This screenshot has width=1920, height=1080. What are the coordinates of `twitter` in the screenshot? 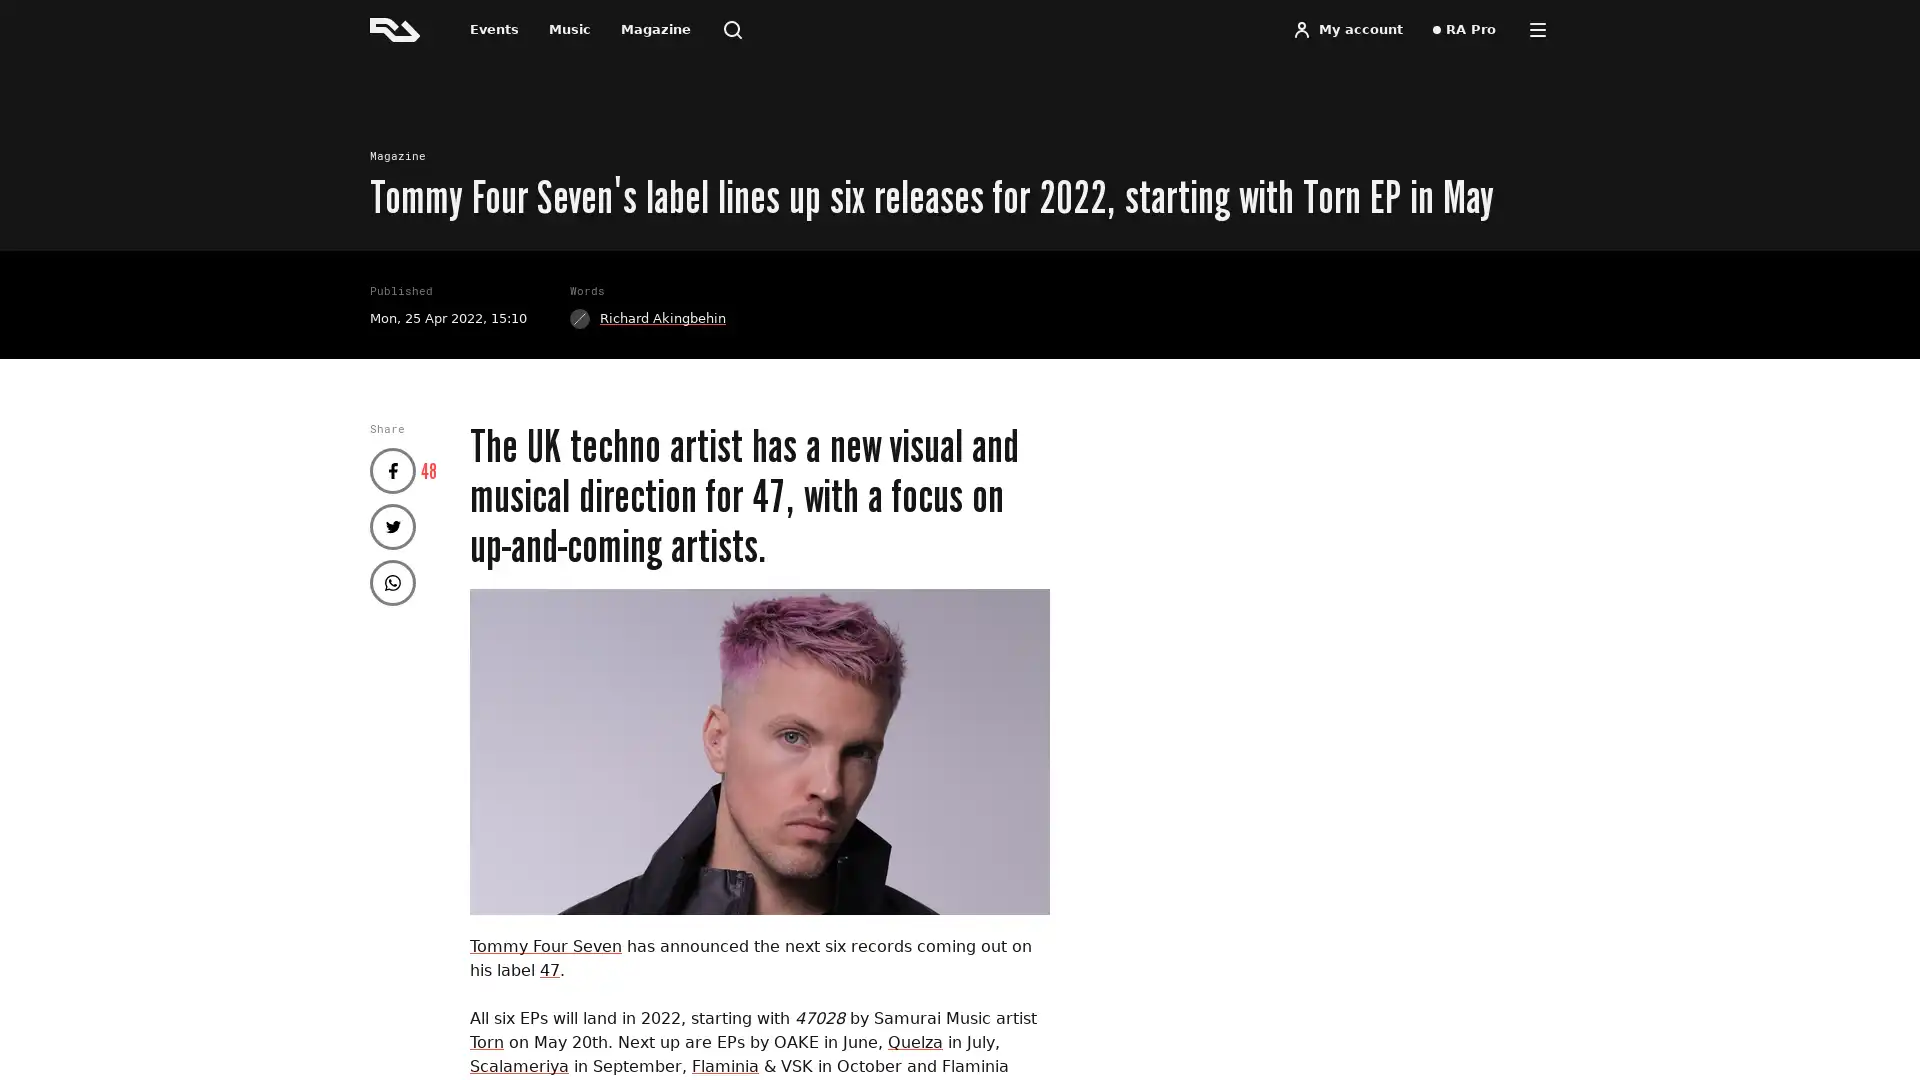 It's located at (393, 524).